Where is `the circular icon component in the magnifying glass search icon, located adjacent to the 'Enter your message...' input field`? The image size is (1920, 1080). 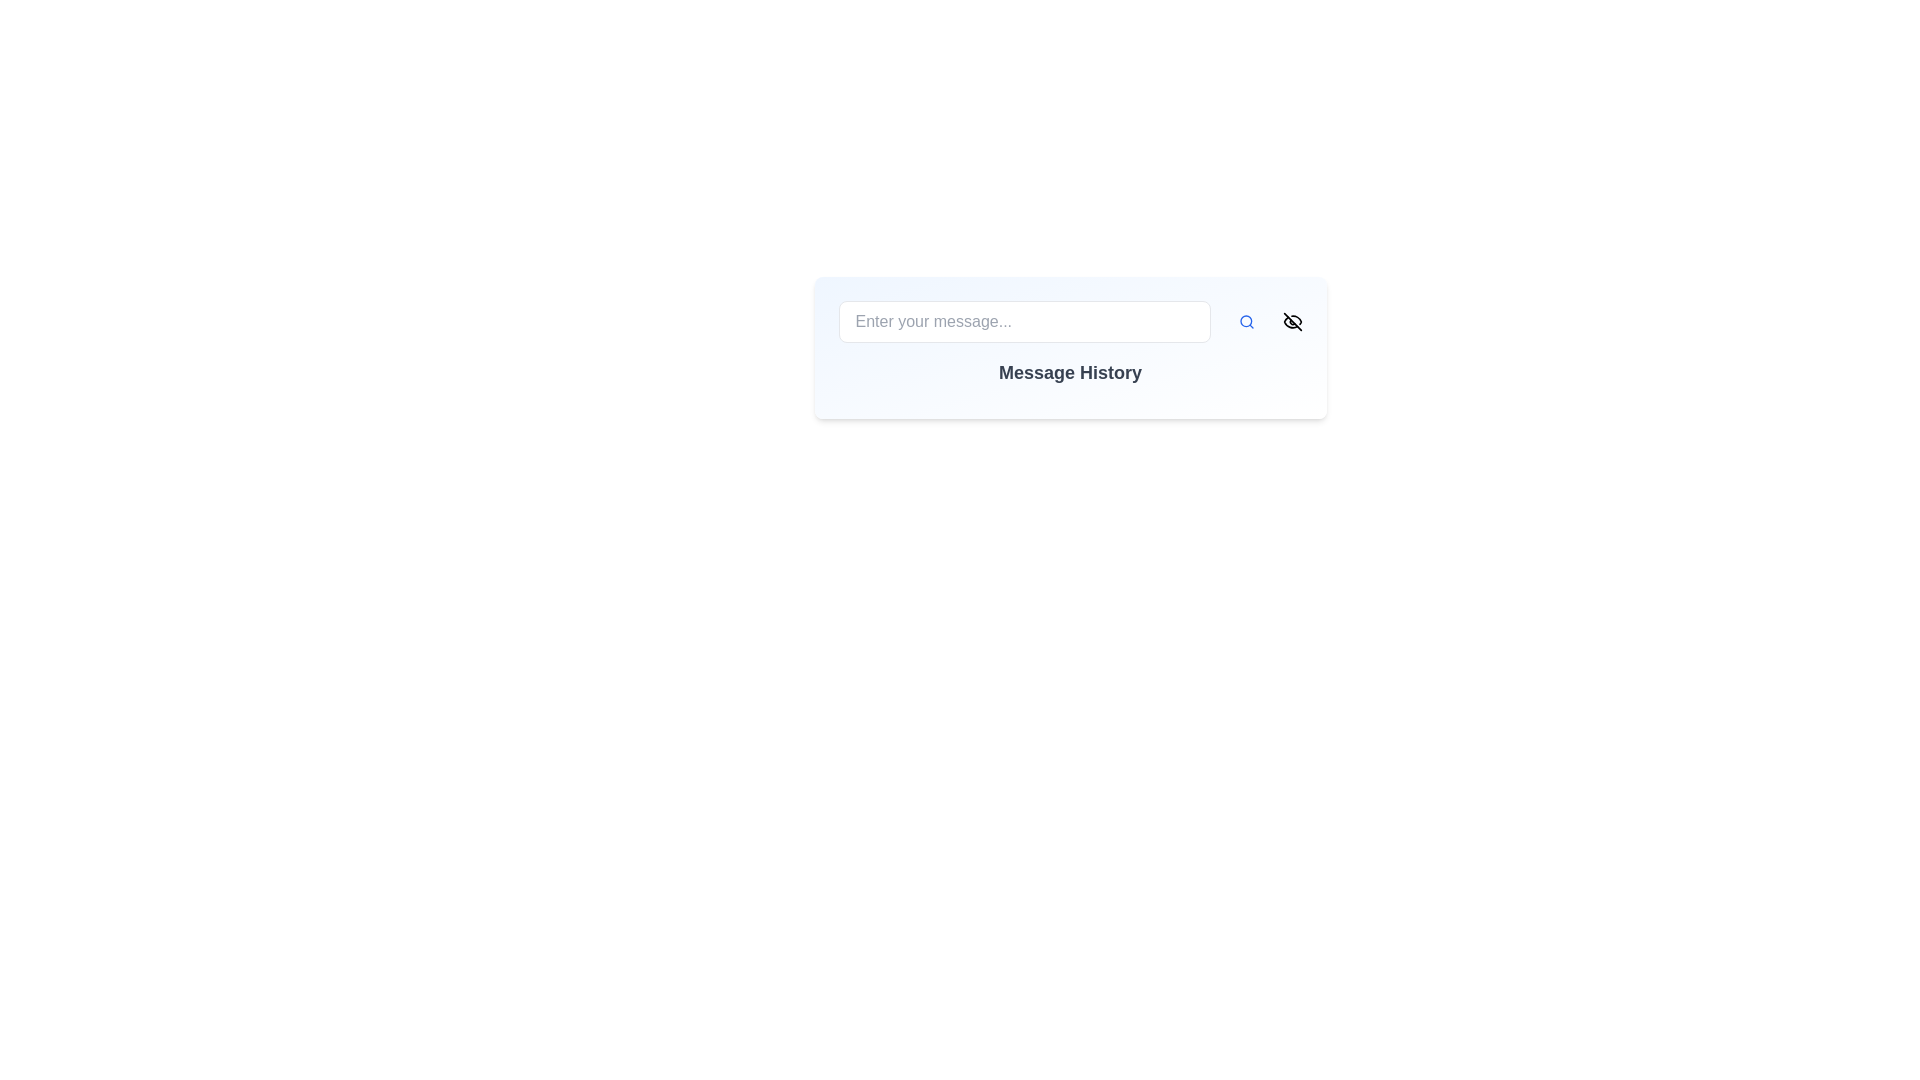
the circular icon component in the magnifying glass search icon, located adjacent to the 'Enter your message...' input field is located at coordinates (1244, 320).